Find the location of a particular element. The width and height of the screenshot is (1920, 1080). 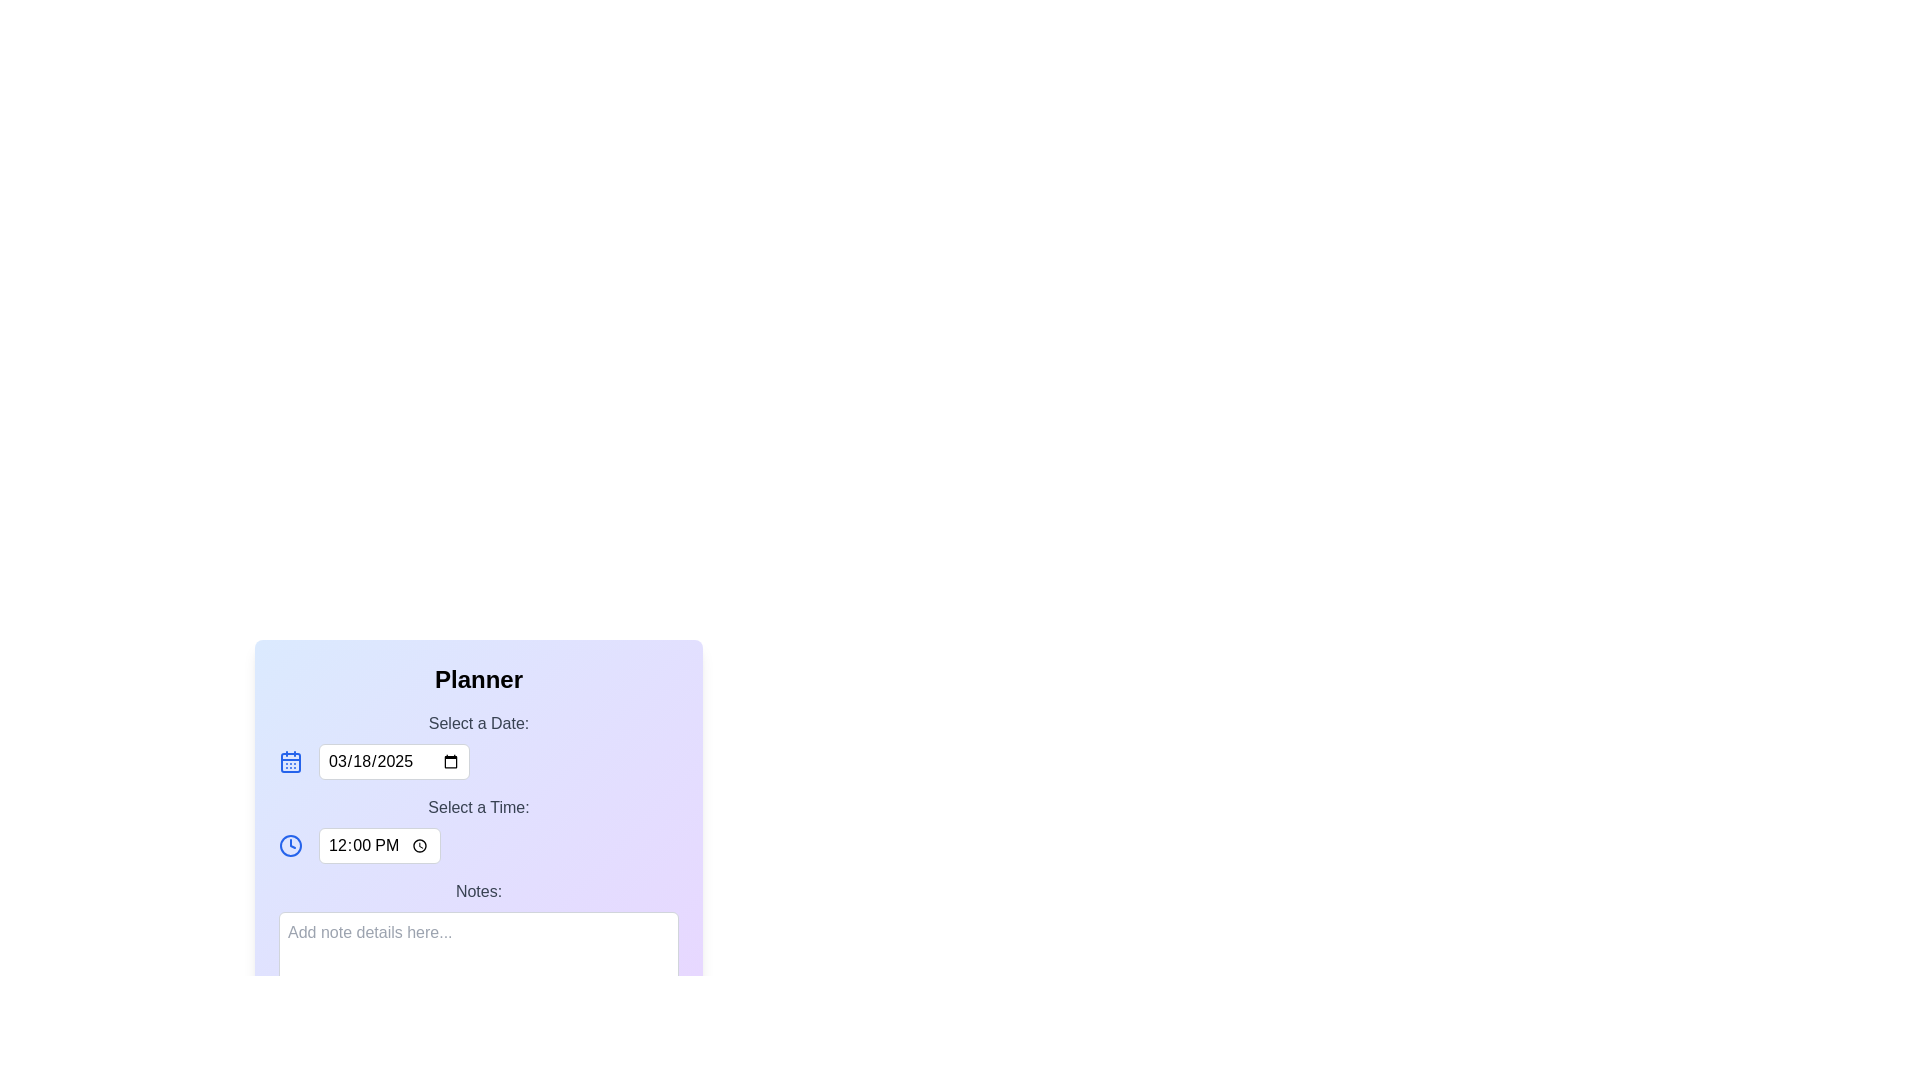

the Date input field located in the 'Select a Date' panel is located at coordinates (478, 762).